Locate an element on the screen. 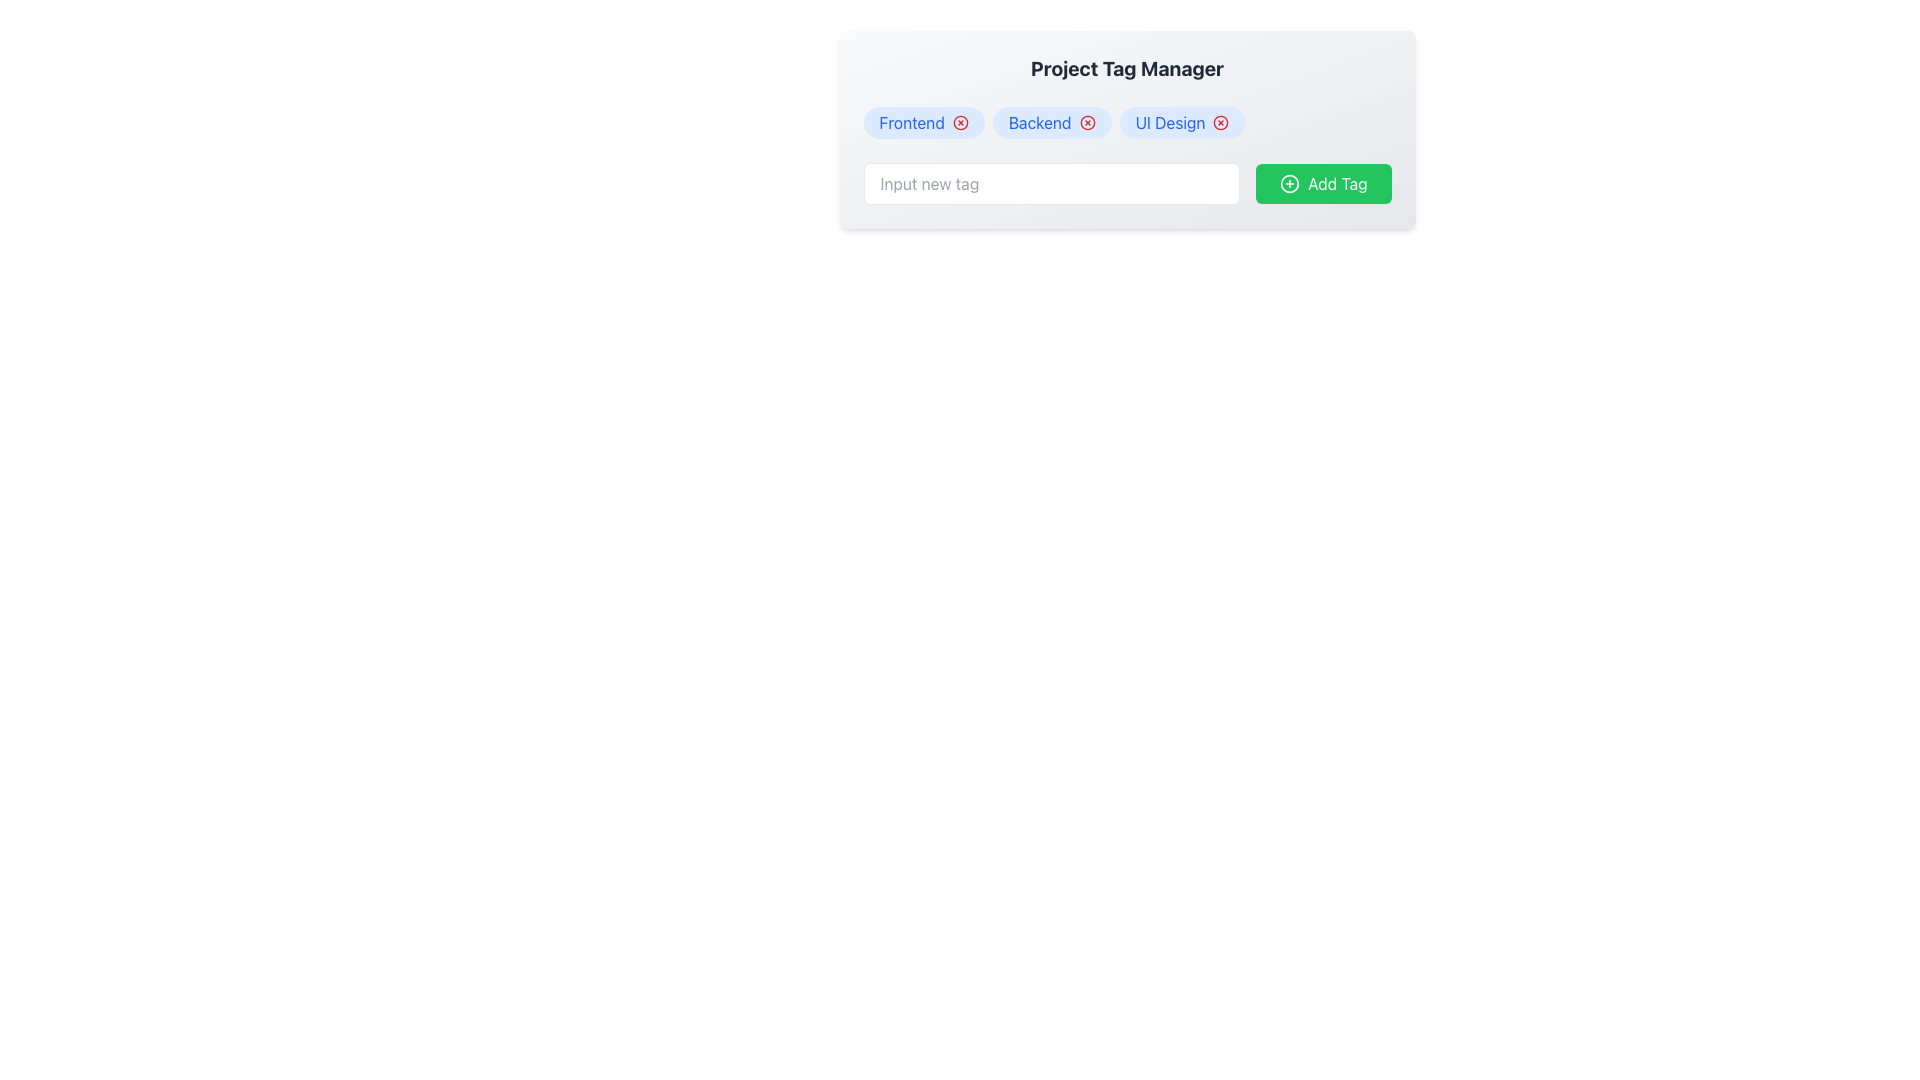 Image resolution: width=1920 pixels, height=1080 pixels. the circular '+' icon with a green background located within the 'Add Tag' button is located at coordinates (1290, 184).